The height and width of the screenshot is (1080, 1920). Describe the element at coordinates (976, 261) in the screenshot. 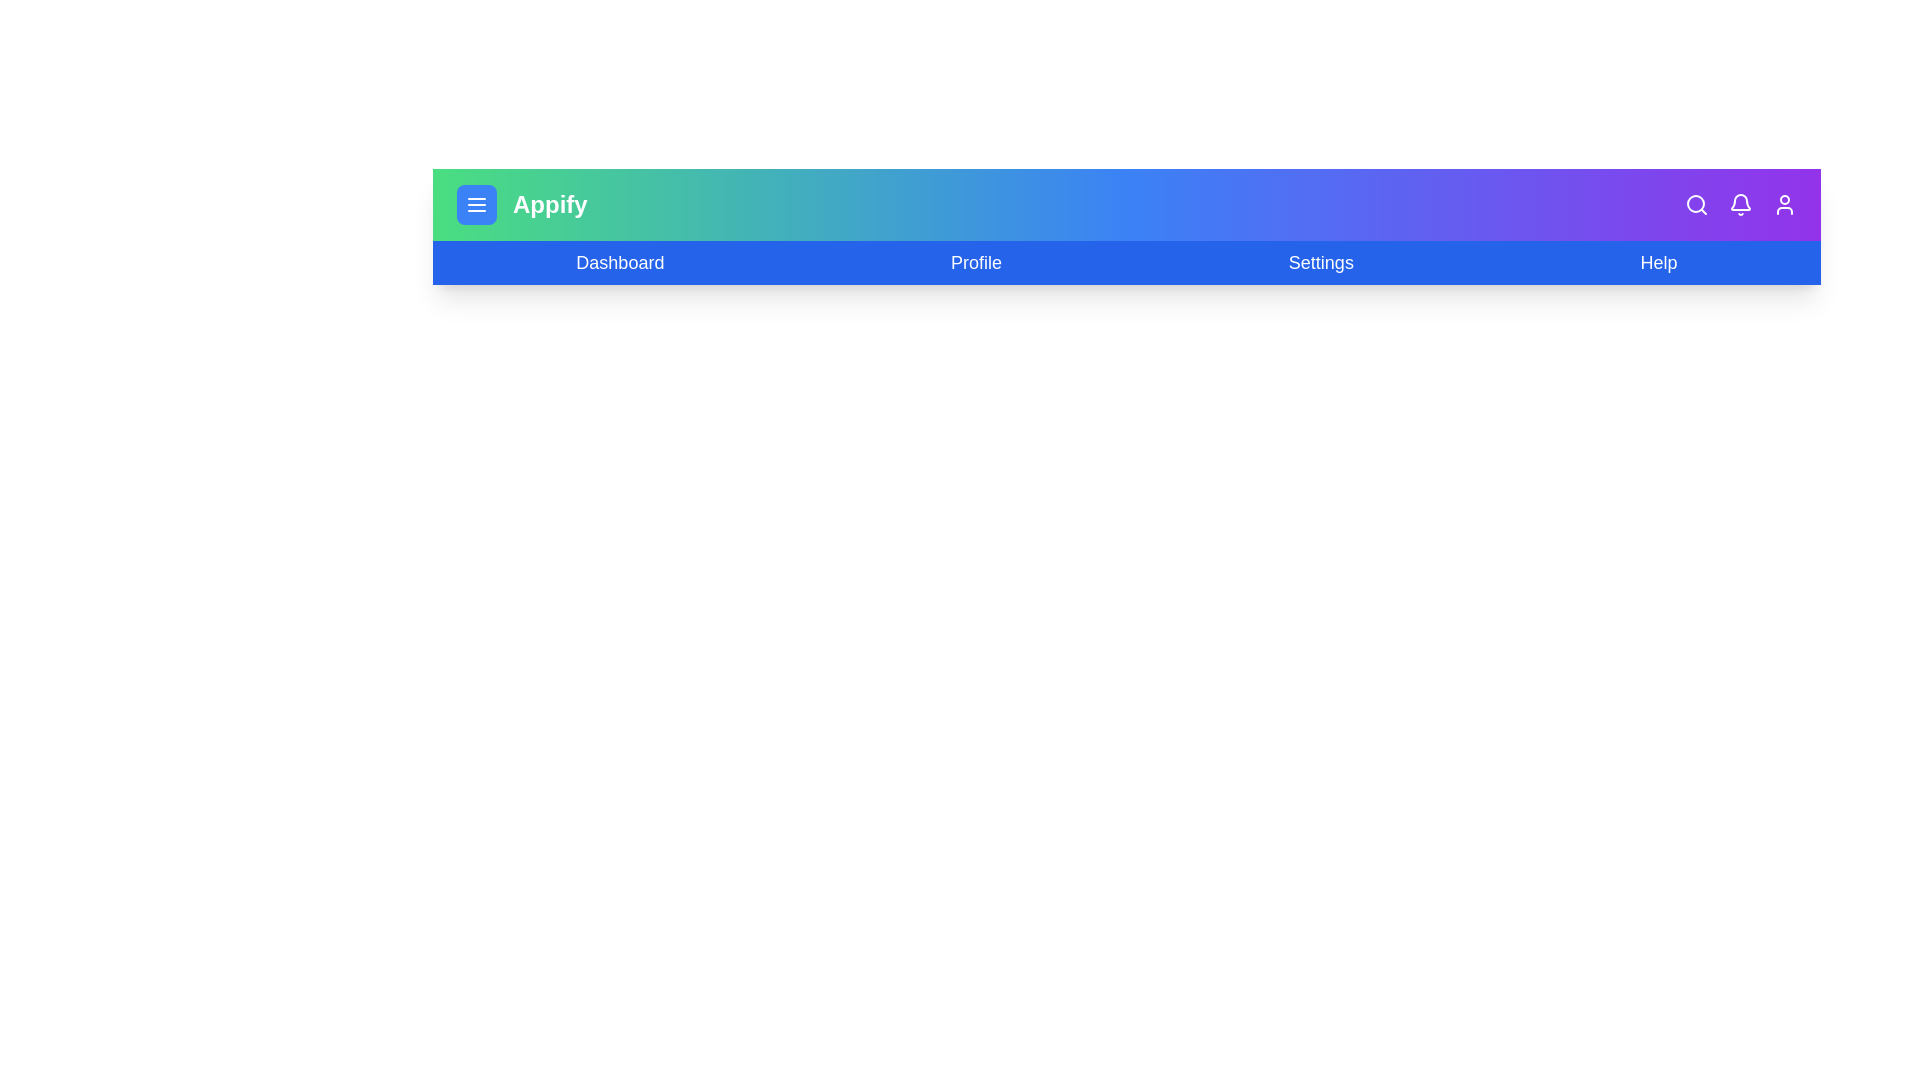

I see `the 'Profile' menu item` at that location.